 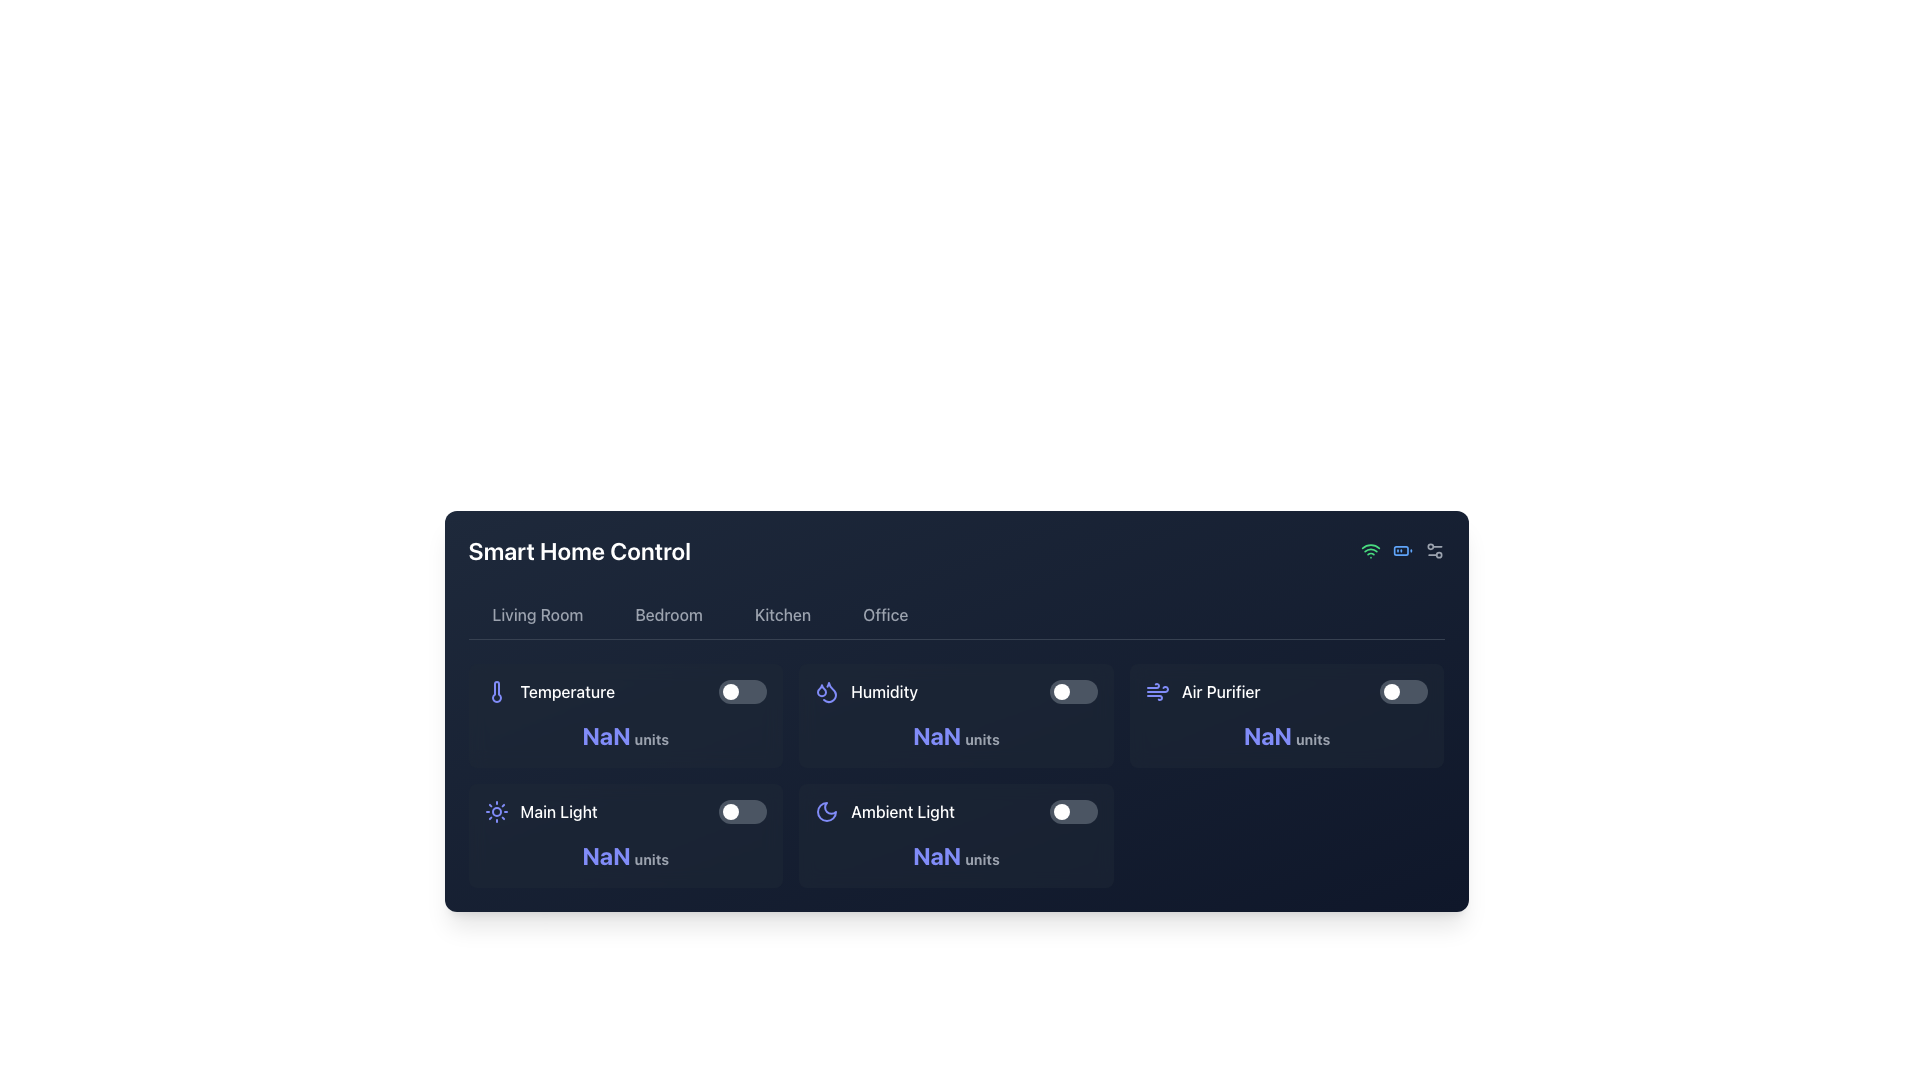 What do you see at coordinates (559, 812) in the screenshot?
I see `the 'Main Light' label, which is styled in a medium-weight font and located to the right of a sun icon within a dark rectangular card in the smart home control interface` at bounding box center [559, 812].